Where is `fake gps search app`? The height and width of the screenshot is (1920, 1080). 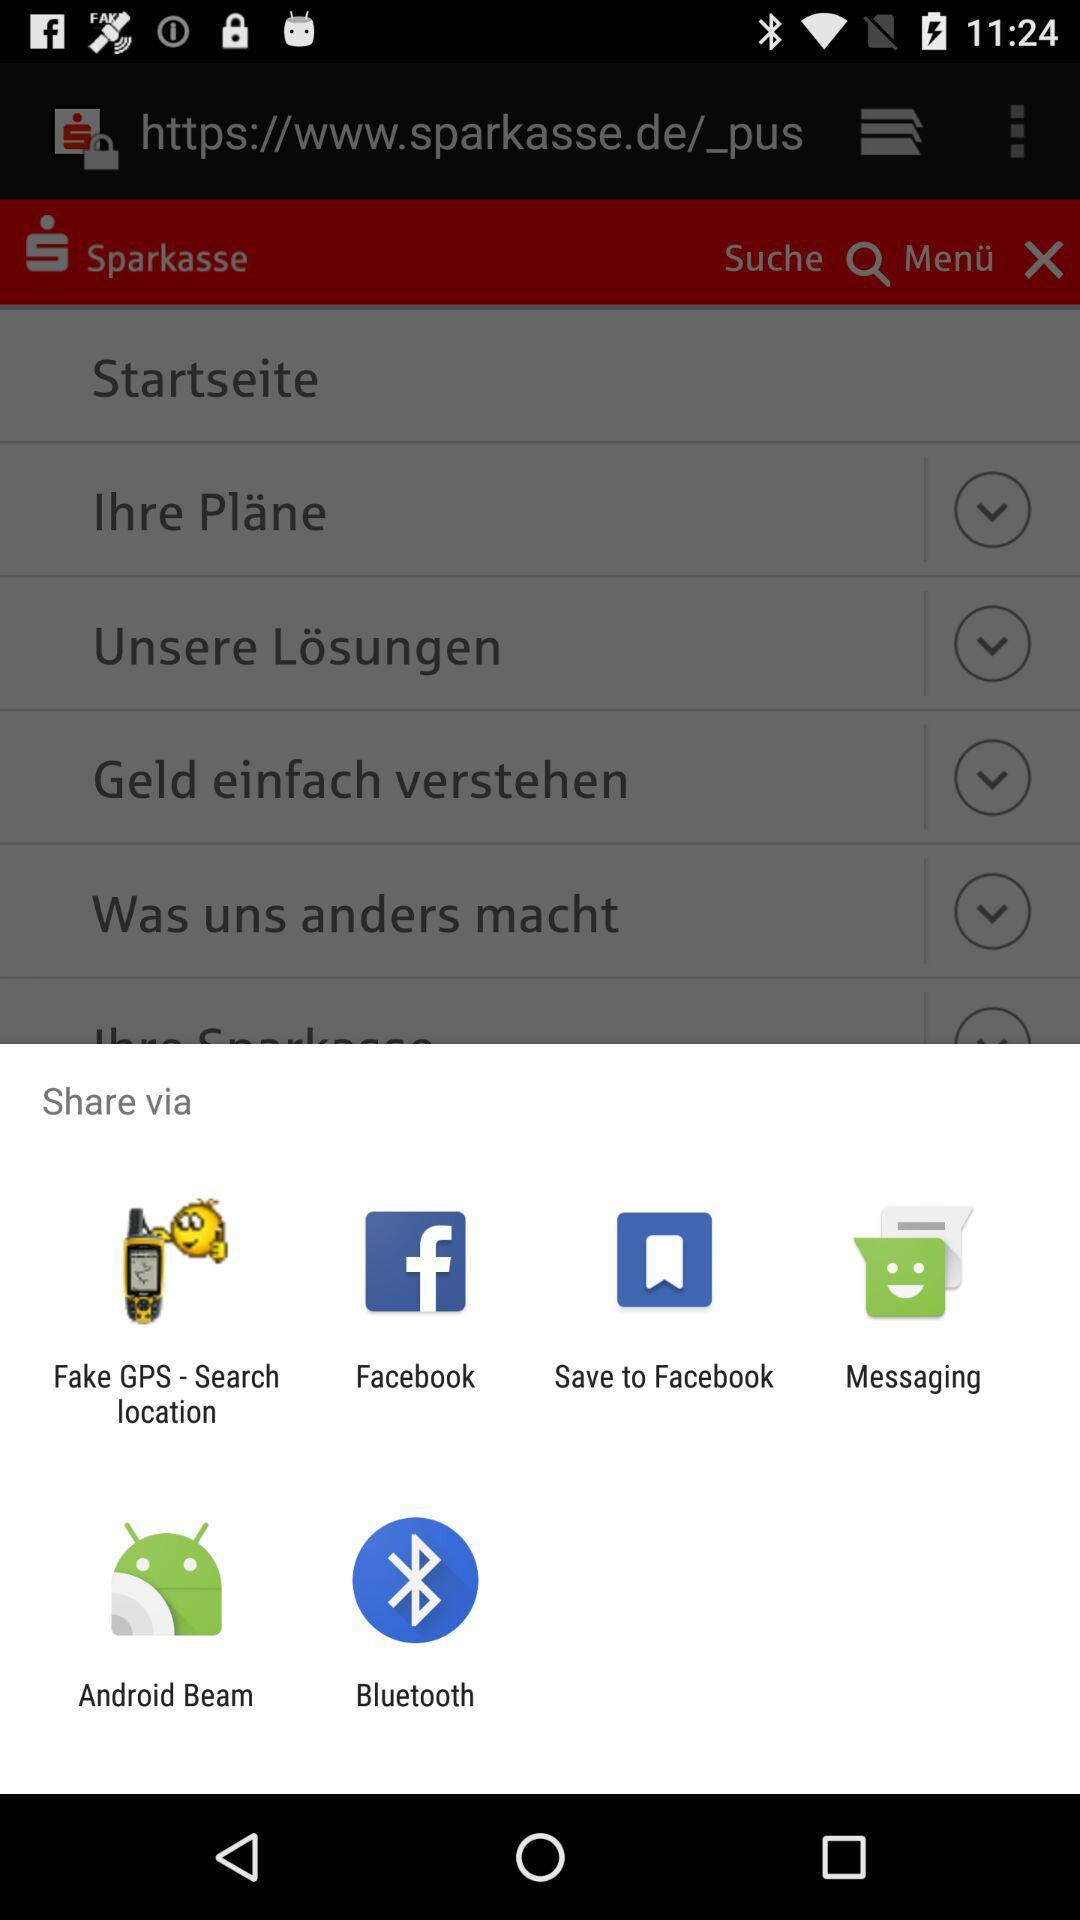
fake gps search app is located at coordinates (165, 1392).